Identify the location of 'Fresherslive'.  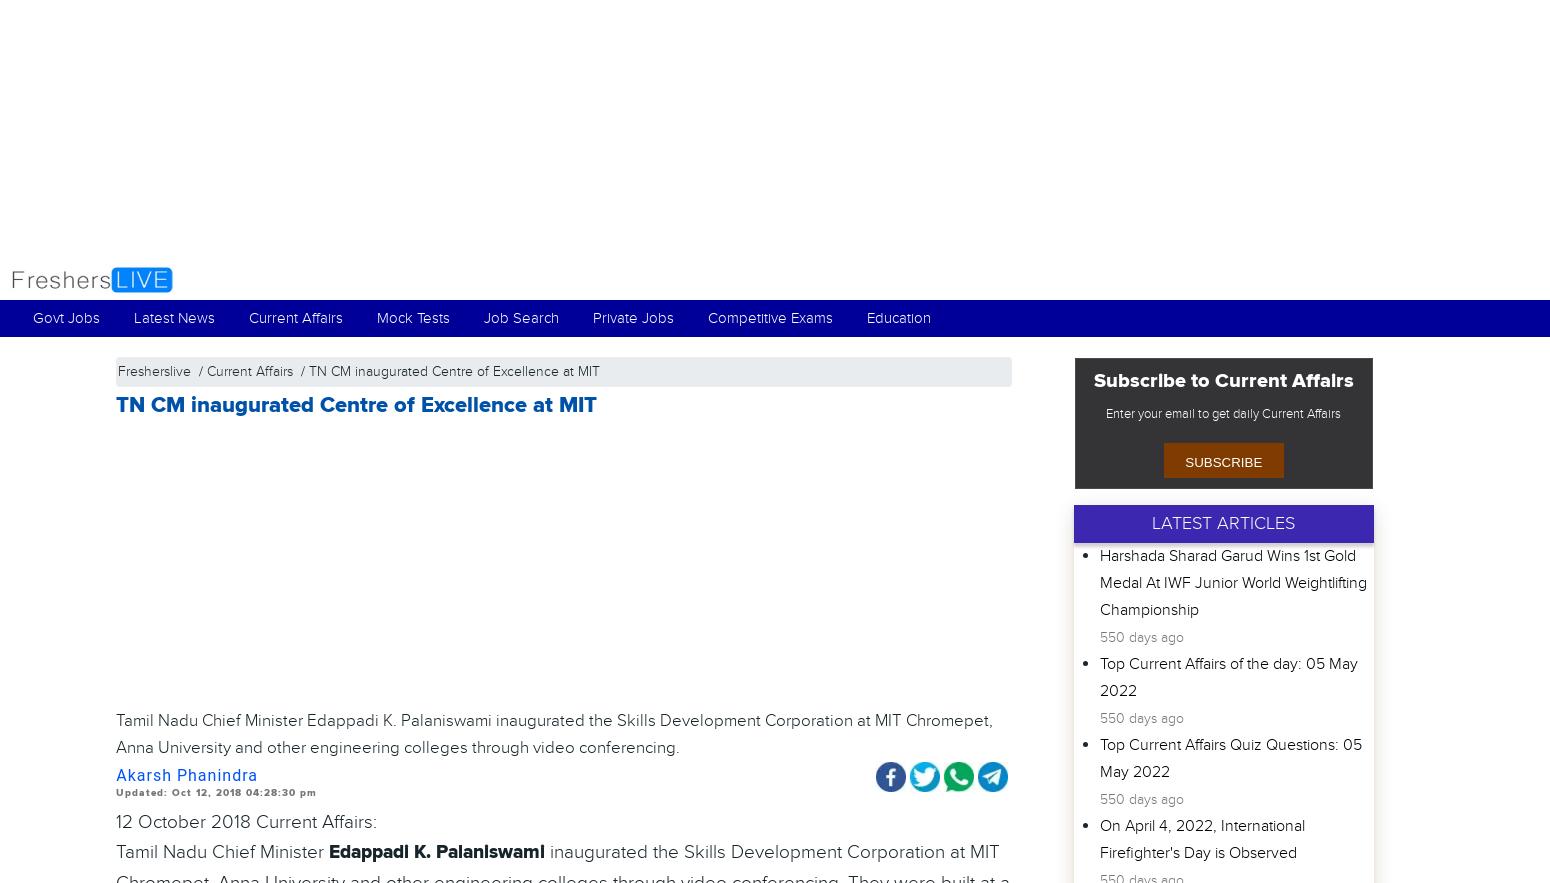
(154, 371).